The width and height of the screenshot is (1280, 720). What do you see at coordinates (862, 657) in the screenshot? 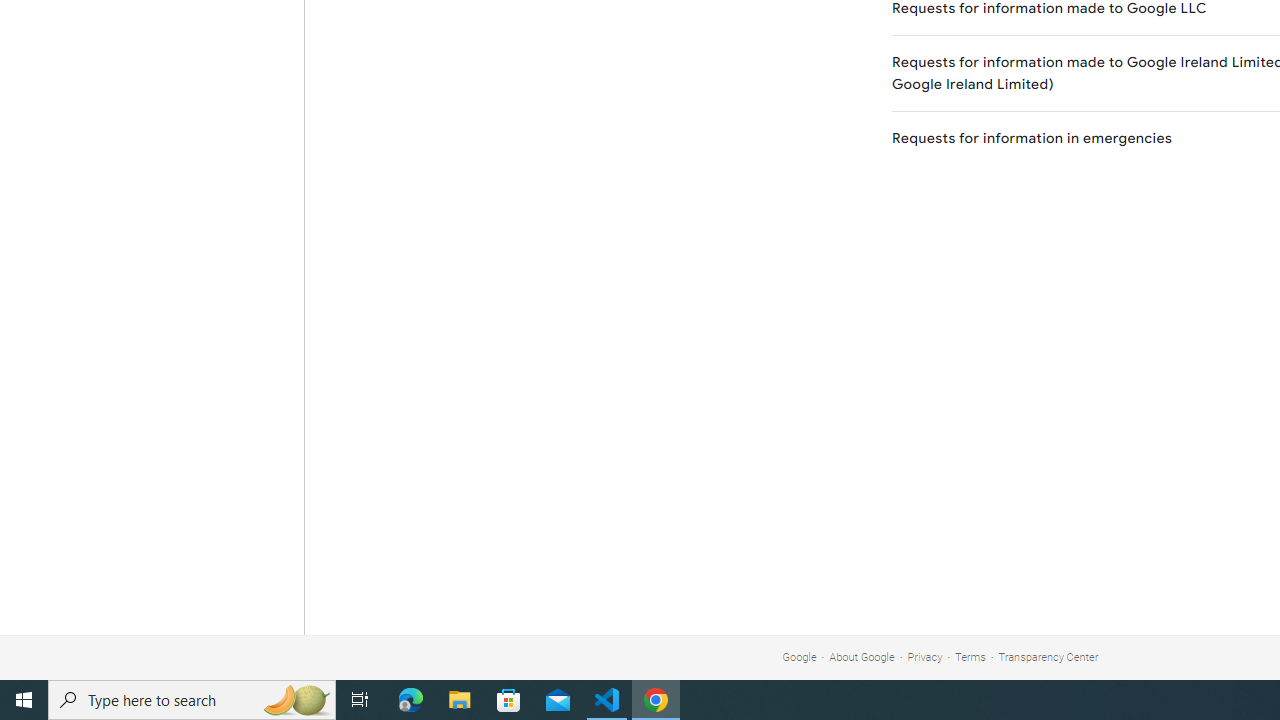
I see `'About Google'` at bounding box center [862, 657].